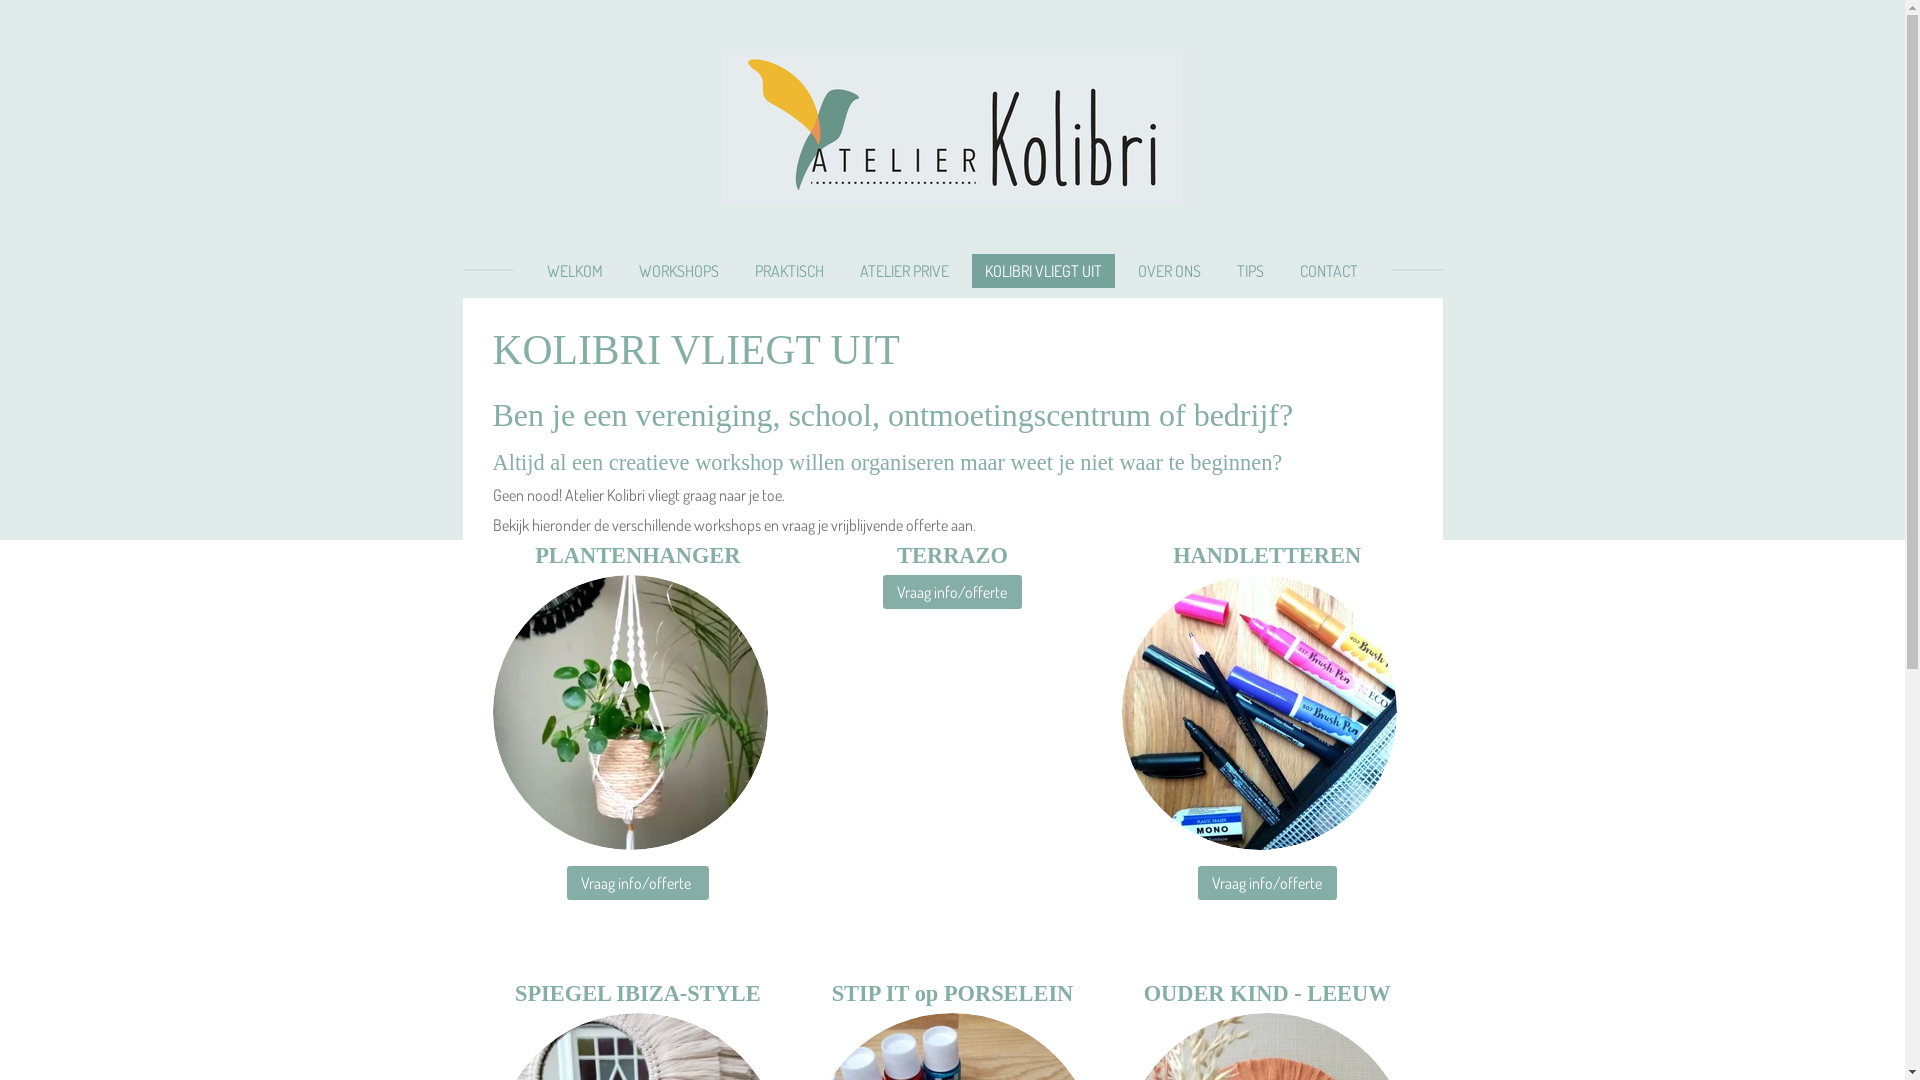 Image resolution: width=1920 pixels, height=1080 pixels. I want to click on 'atelierkolibri.be', so click(951, 127).